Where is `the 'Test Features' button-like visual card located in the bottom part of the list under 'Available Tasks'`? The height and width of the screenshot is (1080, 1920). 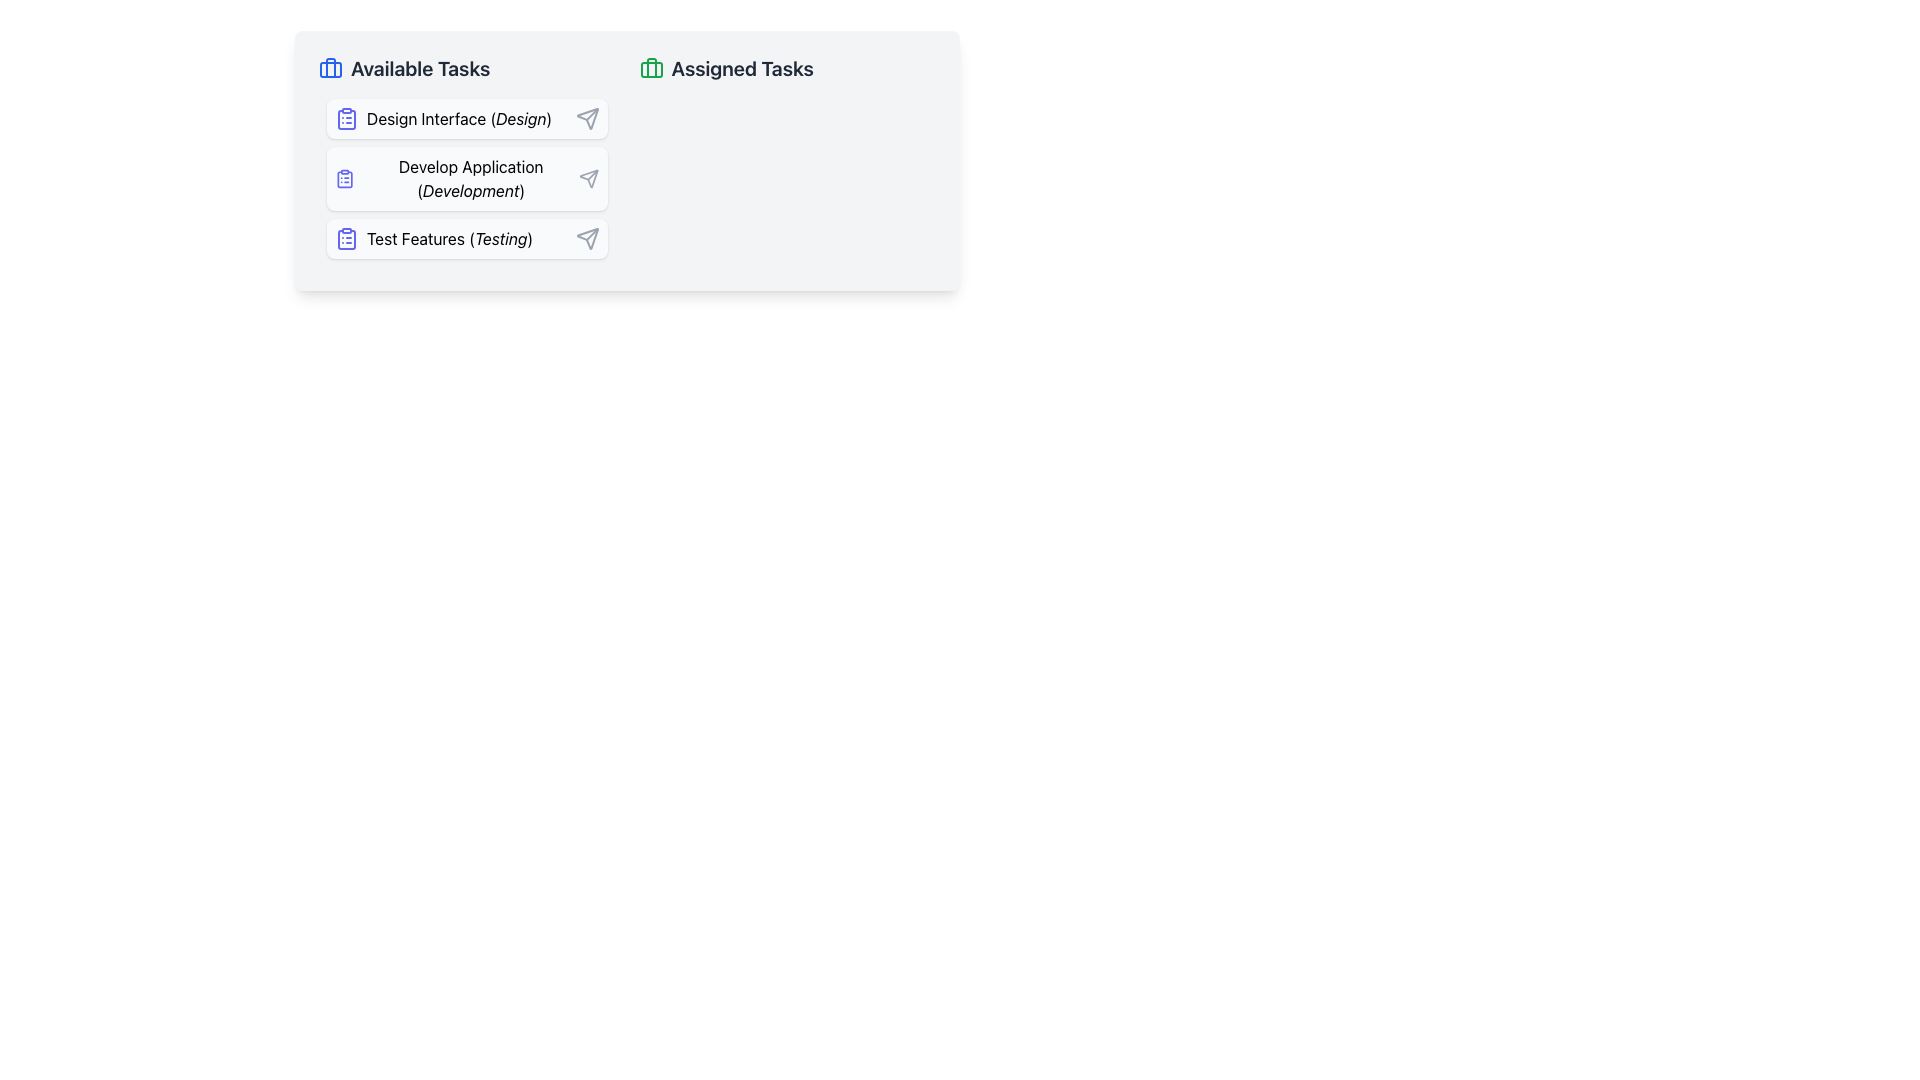
the 'Test Features' button-like visual card located in the bottom part of the list under 'Available Tasks' is located at coordinates (466, 238).